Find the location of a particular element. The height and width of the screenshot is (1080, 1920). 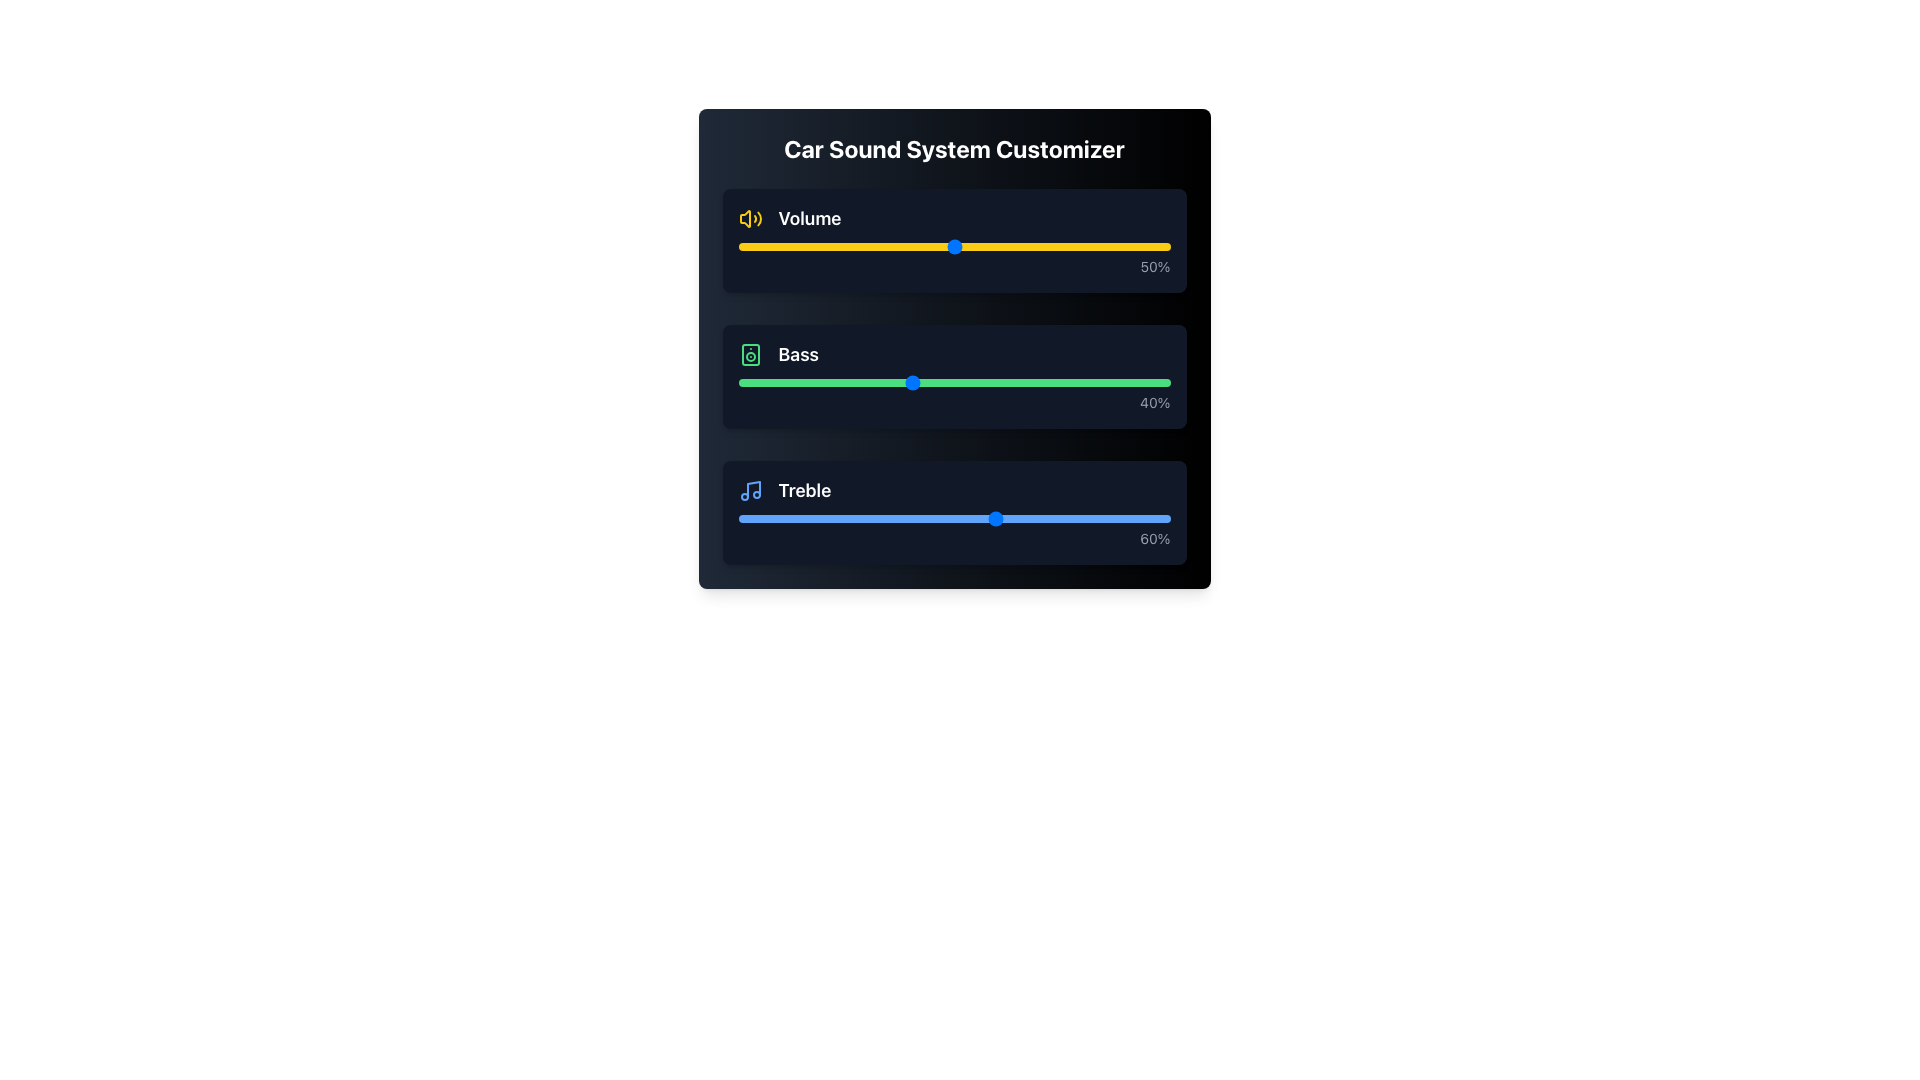

the treble level is located at coordinates (888, 518).